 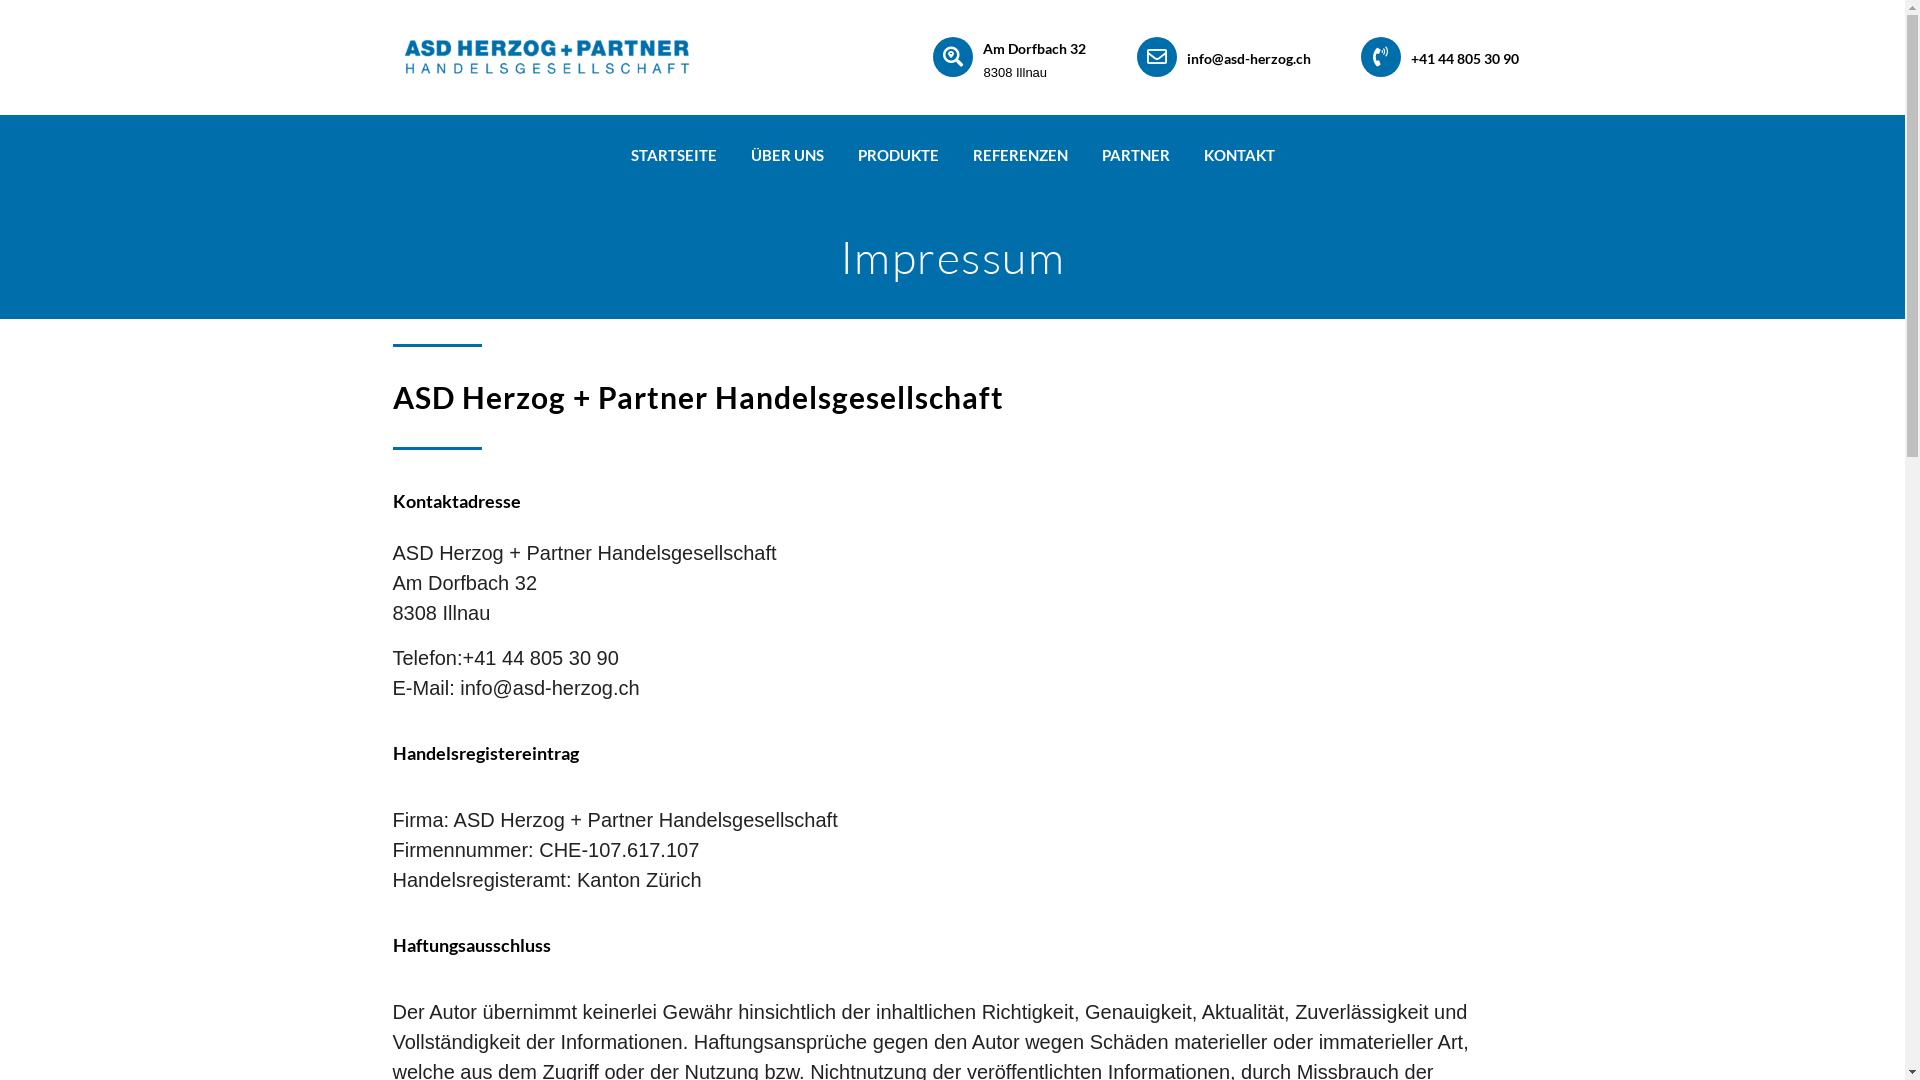 What do you see at coordinates (1134, 153) in the screenshot?
I see `'PARTNER'` at bounding box center [1134, 153].